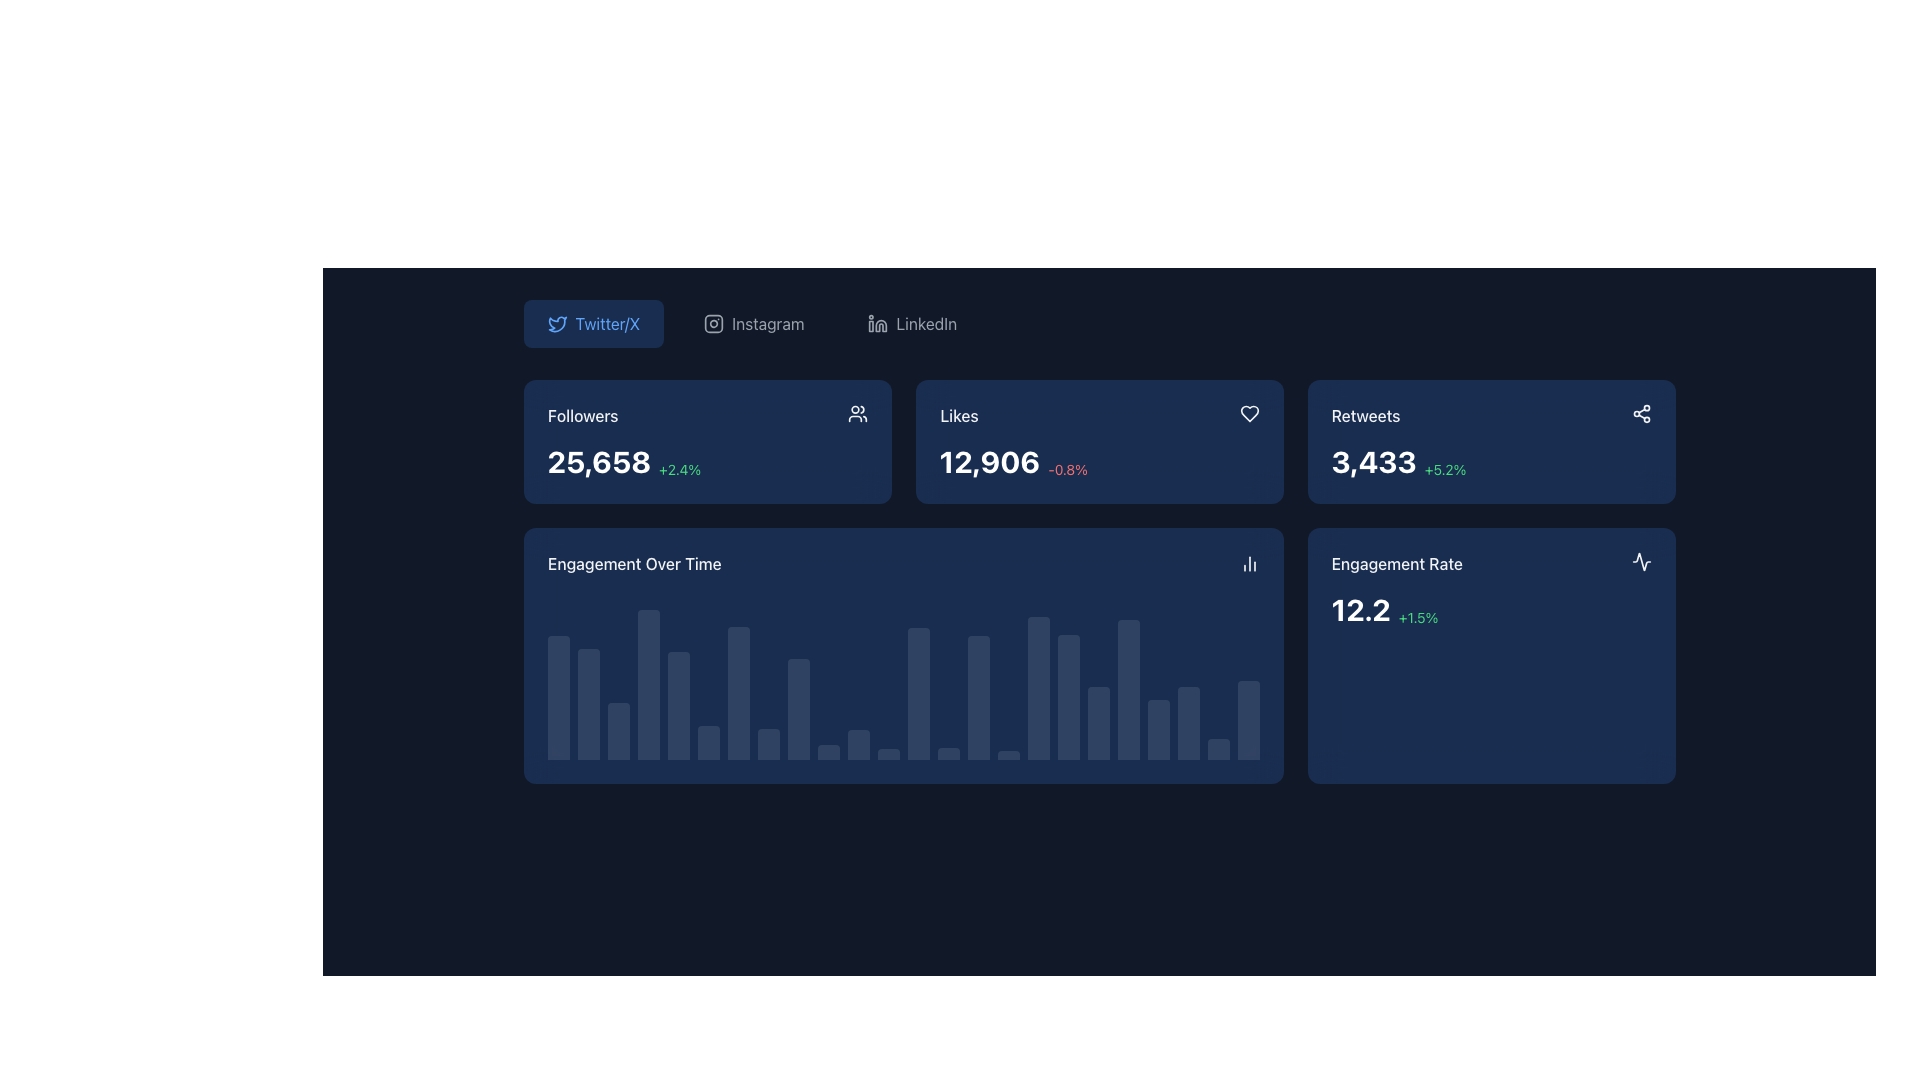 Image resolution: width=1920 pixels, height=1080 pixels. What do you see at coordinates (708, 742) in the screenshot?
I see `the 6th bar in the bar chart, which has a rounded top and a semi-transparent dark background` at bounding box center [708, 742].